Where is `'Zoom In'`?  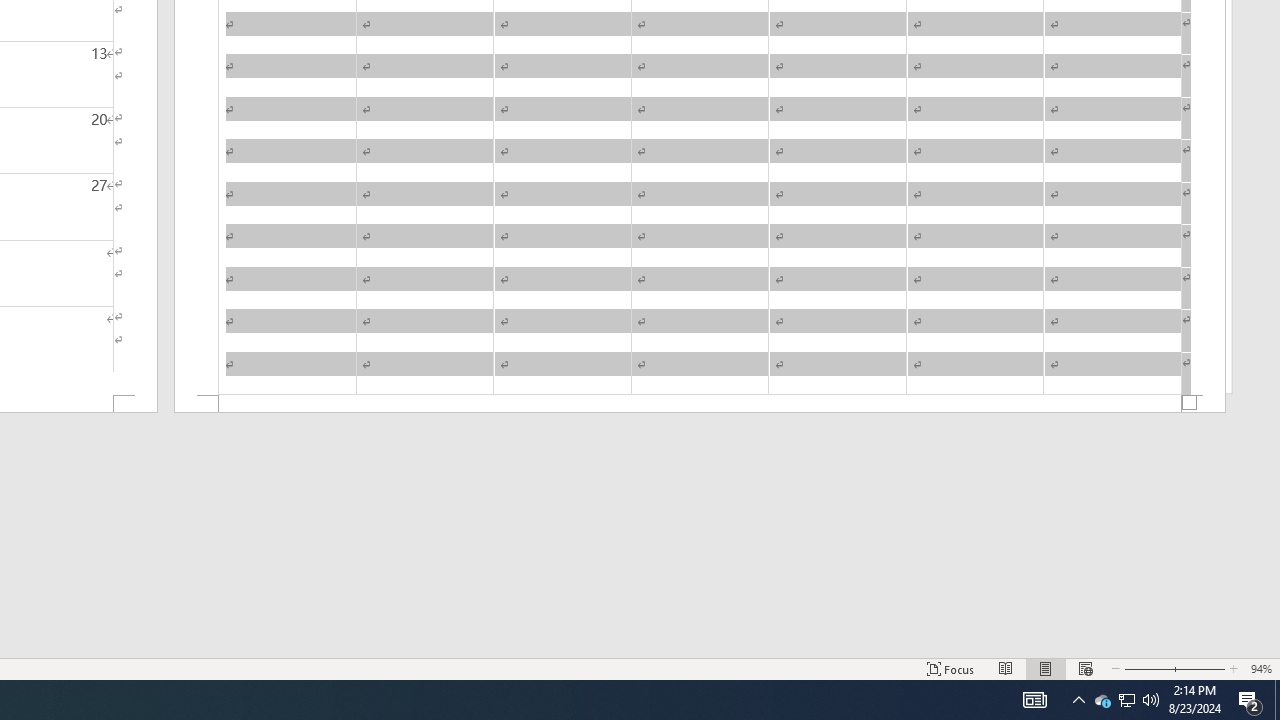
'Zoom In' is located at coordinates (1200, 669).